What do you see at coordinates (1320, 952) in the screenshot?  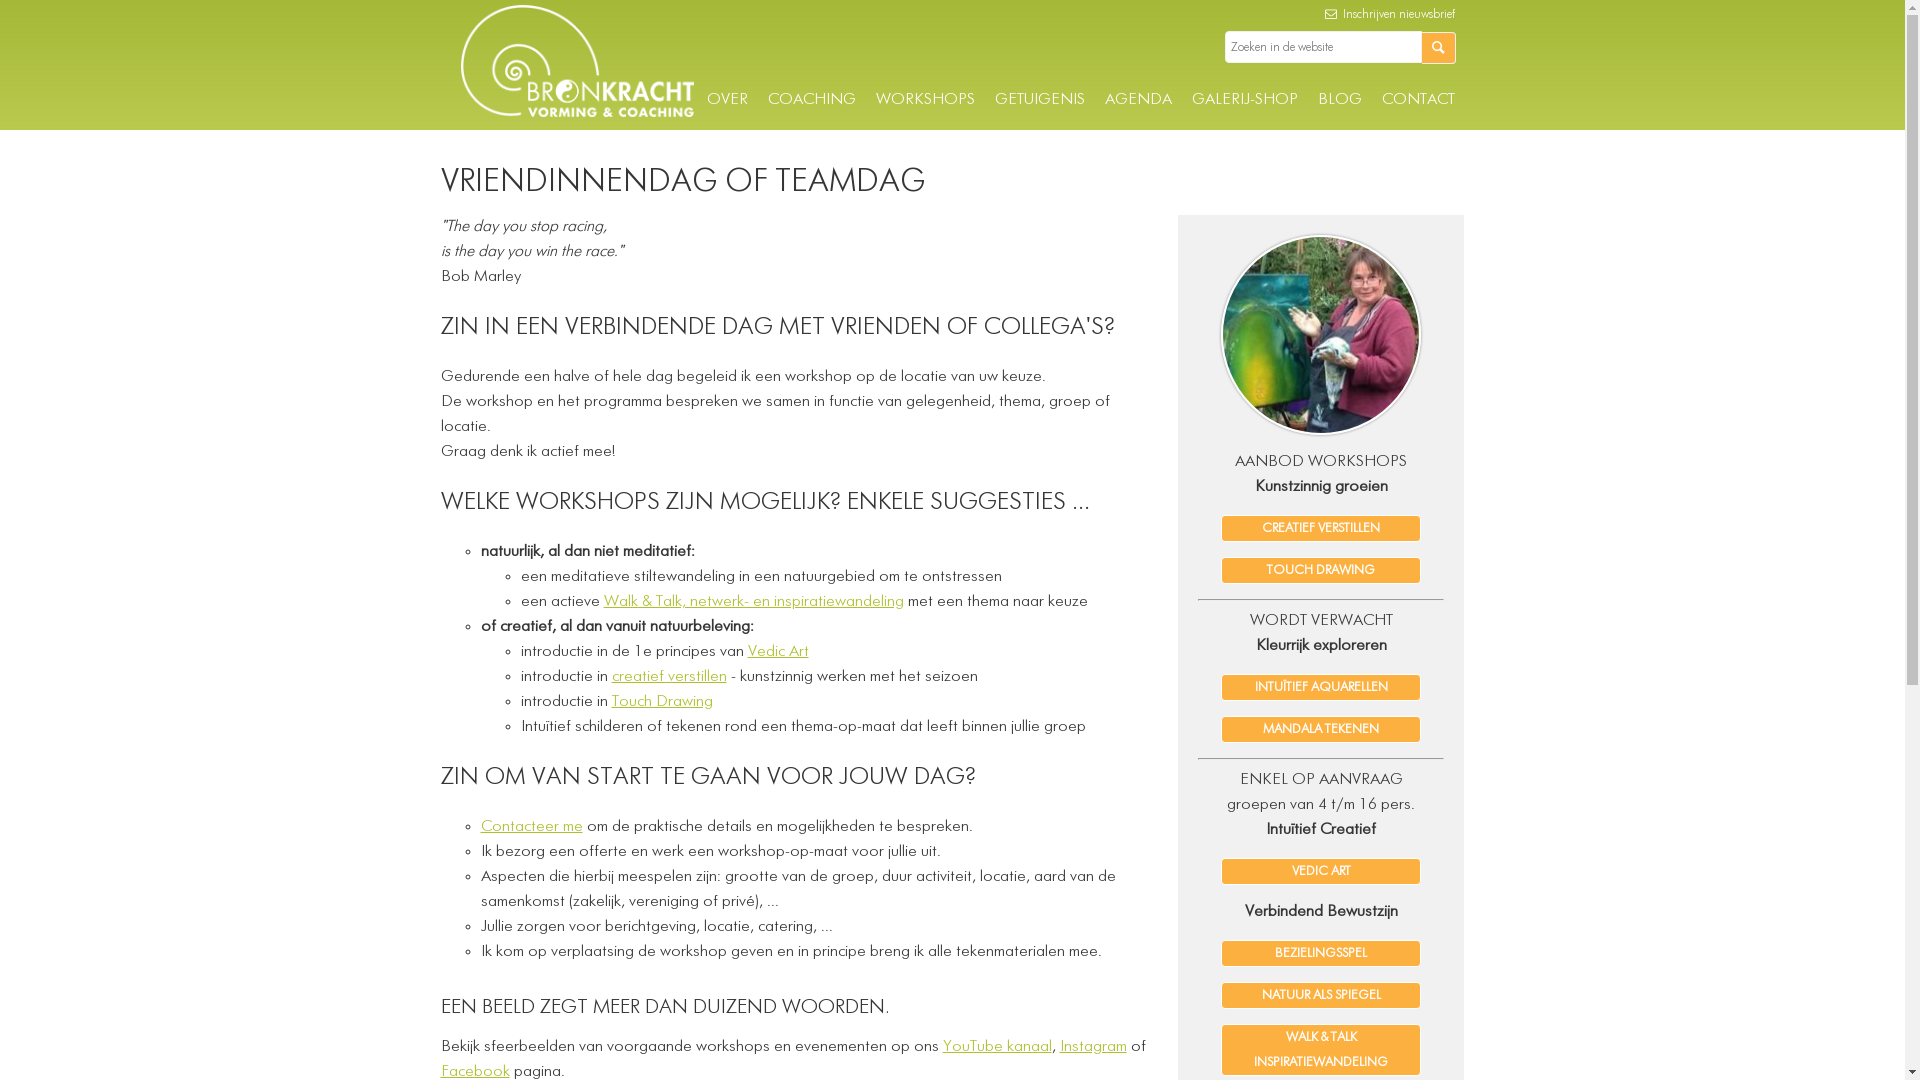 I see `'BEZIELINGSSPEL'` at bounding box center [1320, 952].